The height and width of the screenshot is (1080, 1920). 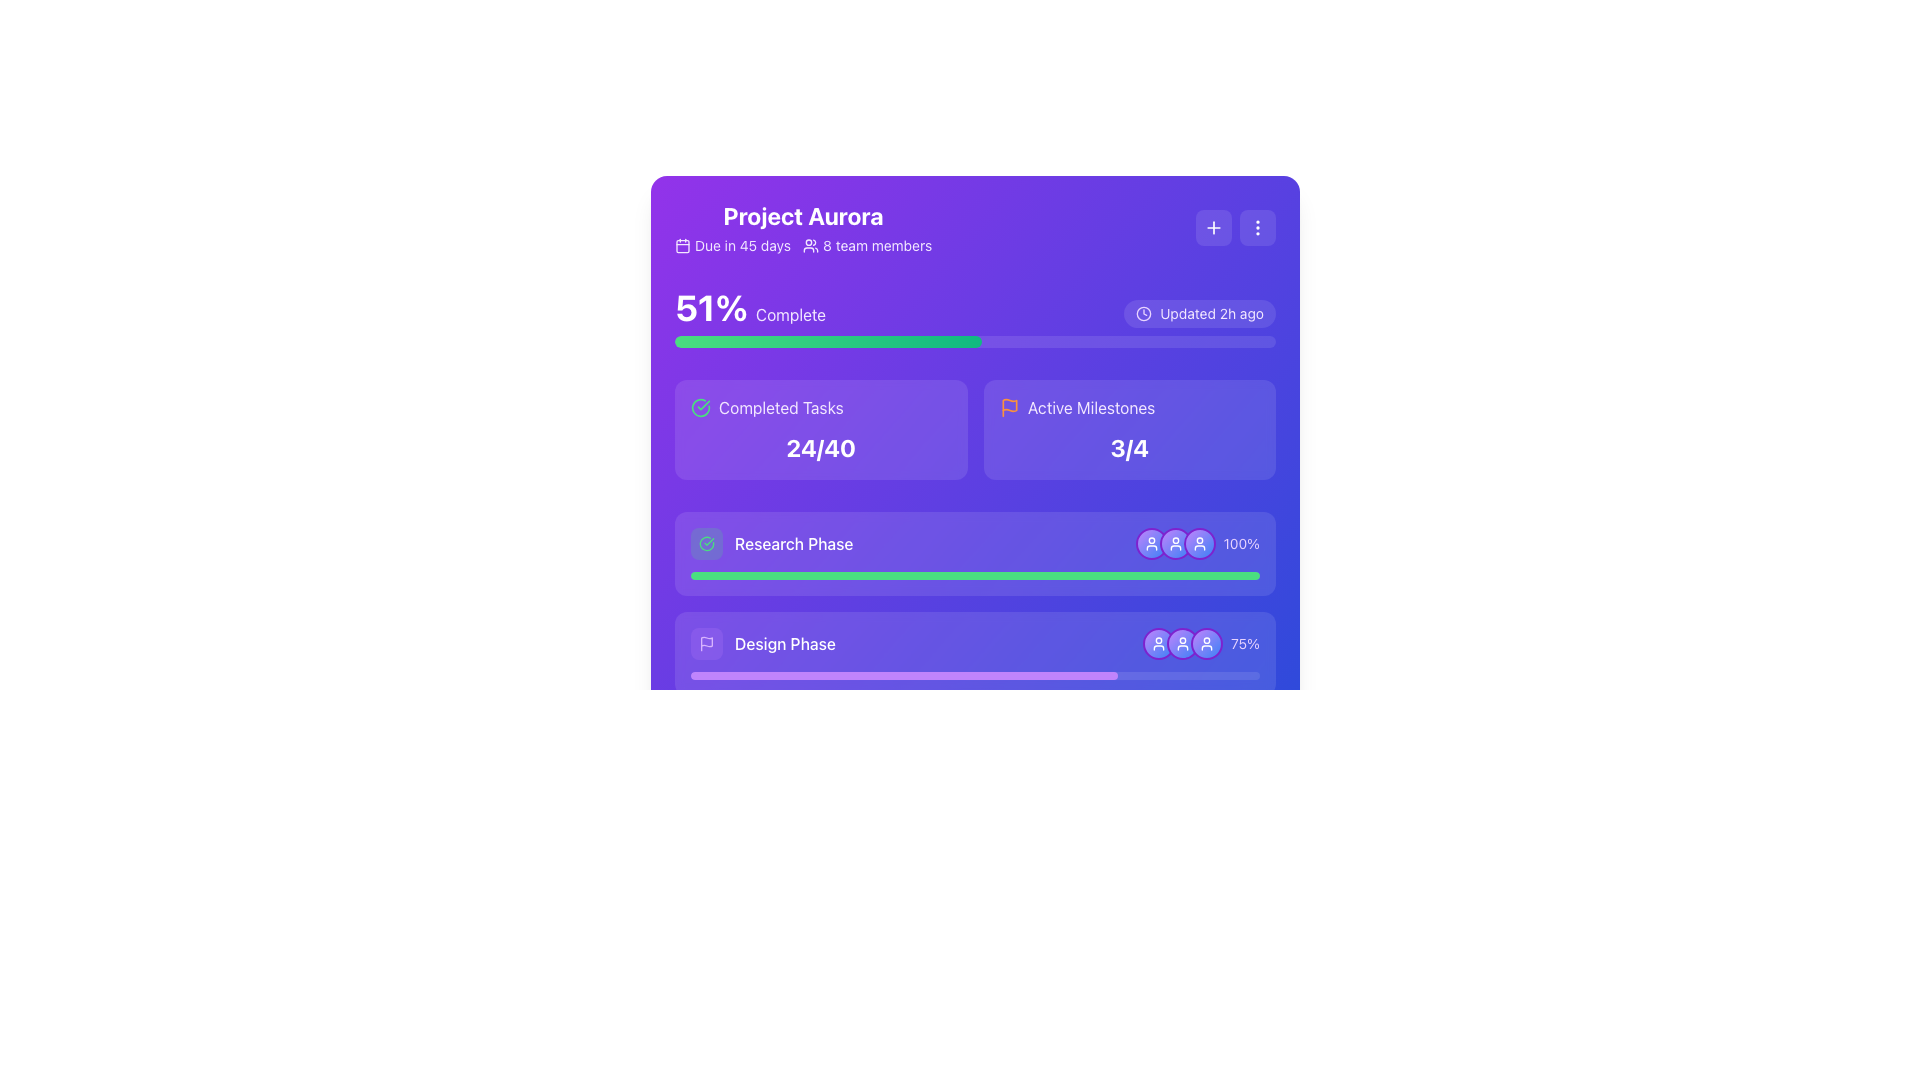 What do you see at coordinates (1175, 543) in the screenshot?
I see `the second circular user avatar icon that indicates a user involved in the 'Research Phase'` at bounding box center [1175, 543].